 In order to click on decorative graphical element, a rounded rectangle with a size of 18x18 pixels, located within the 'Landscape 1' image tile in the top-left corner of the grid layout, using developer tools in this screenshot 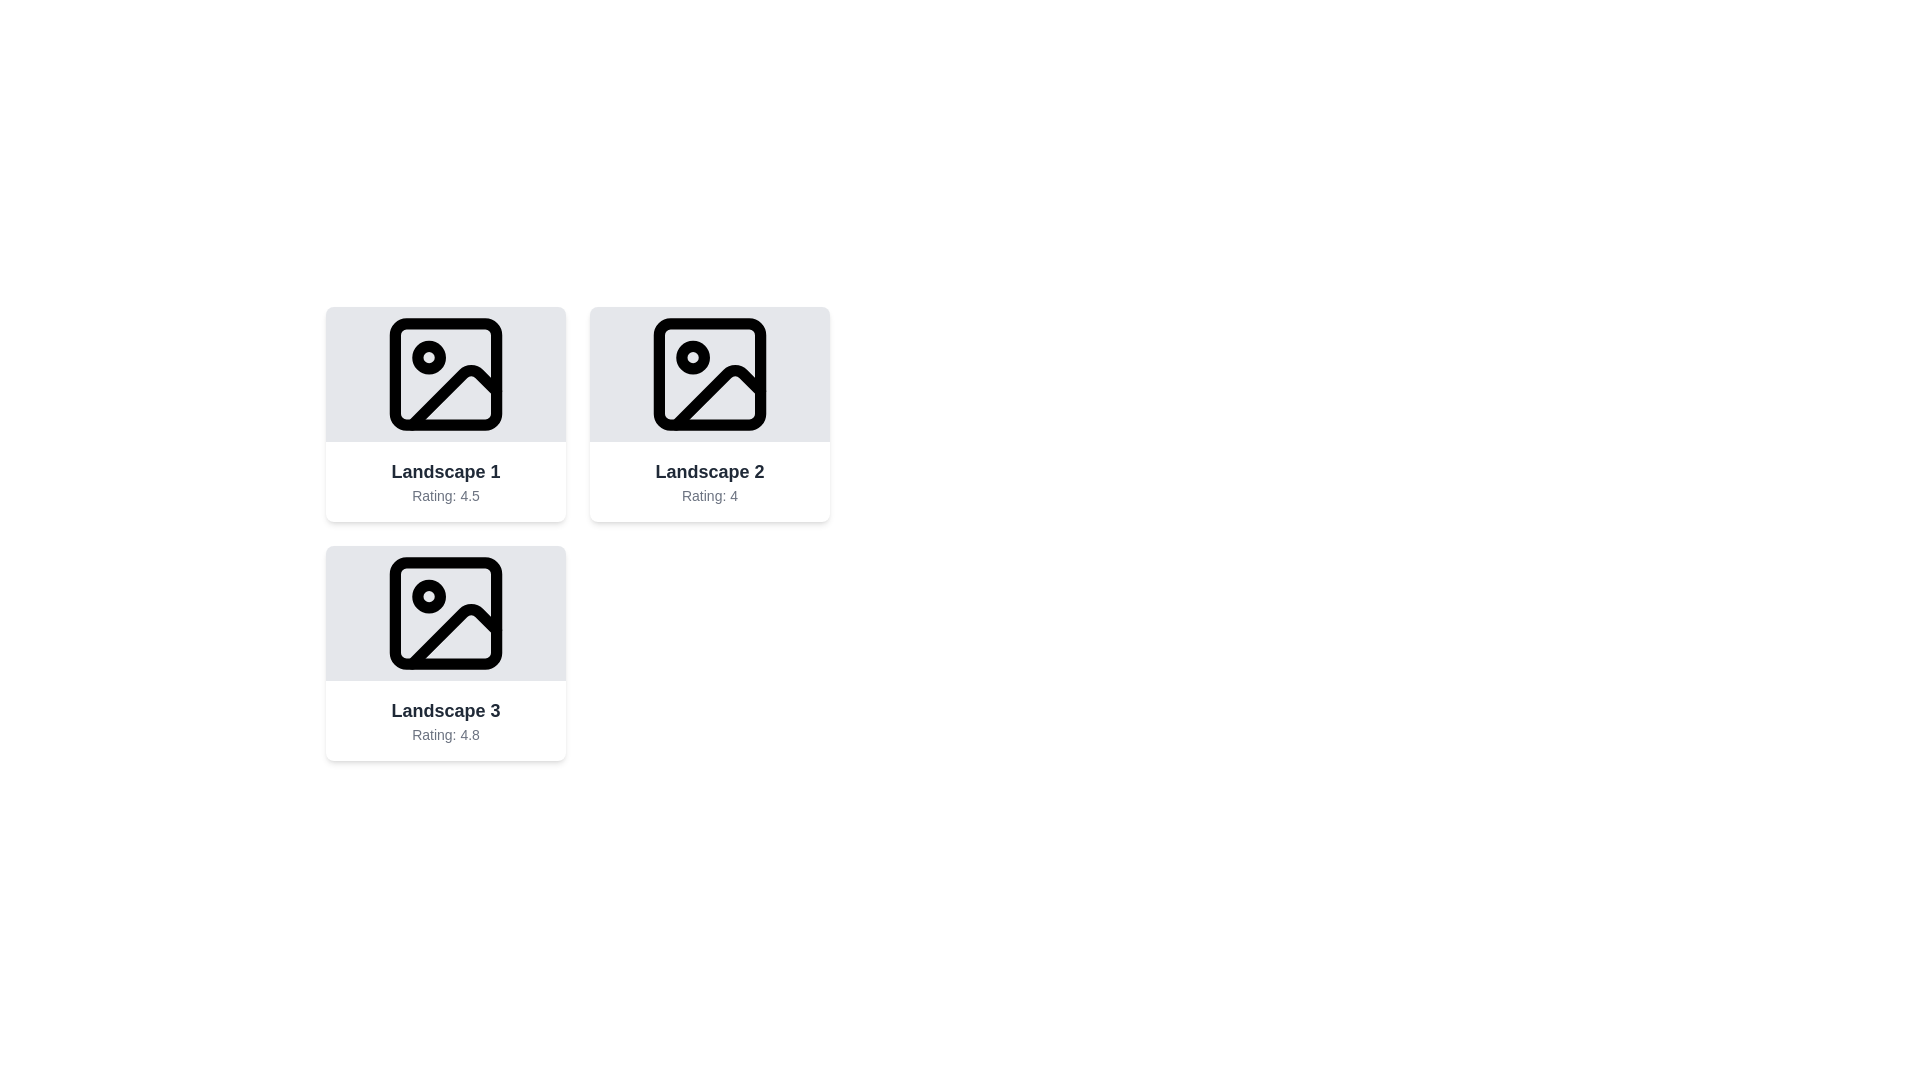, I will do `click(445, 374)`.